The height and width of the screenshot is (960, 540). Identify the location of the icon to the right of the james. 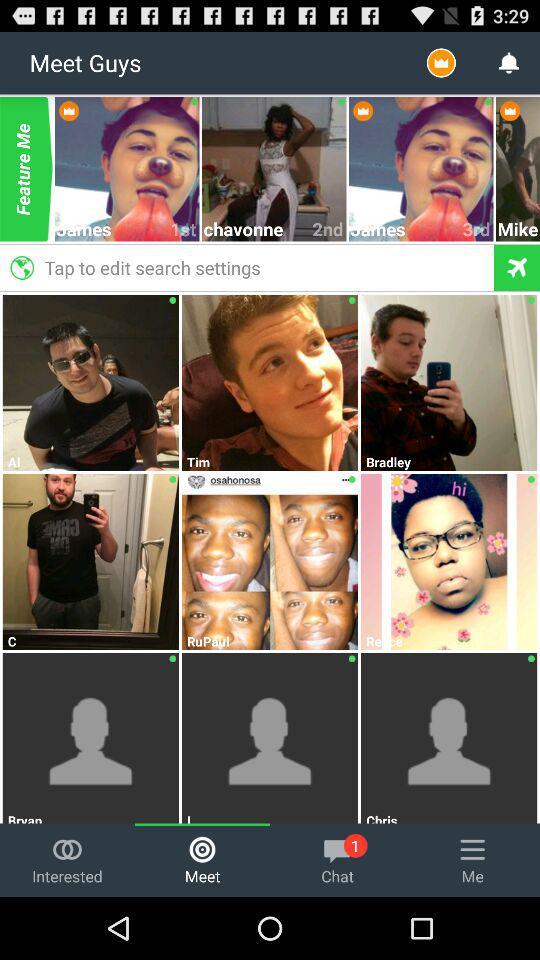
(476, 229).